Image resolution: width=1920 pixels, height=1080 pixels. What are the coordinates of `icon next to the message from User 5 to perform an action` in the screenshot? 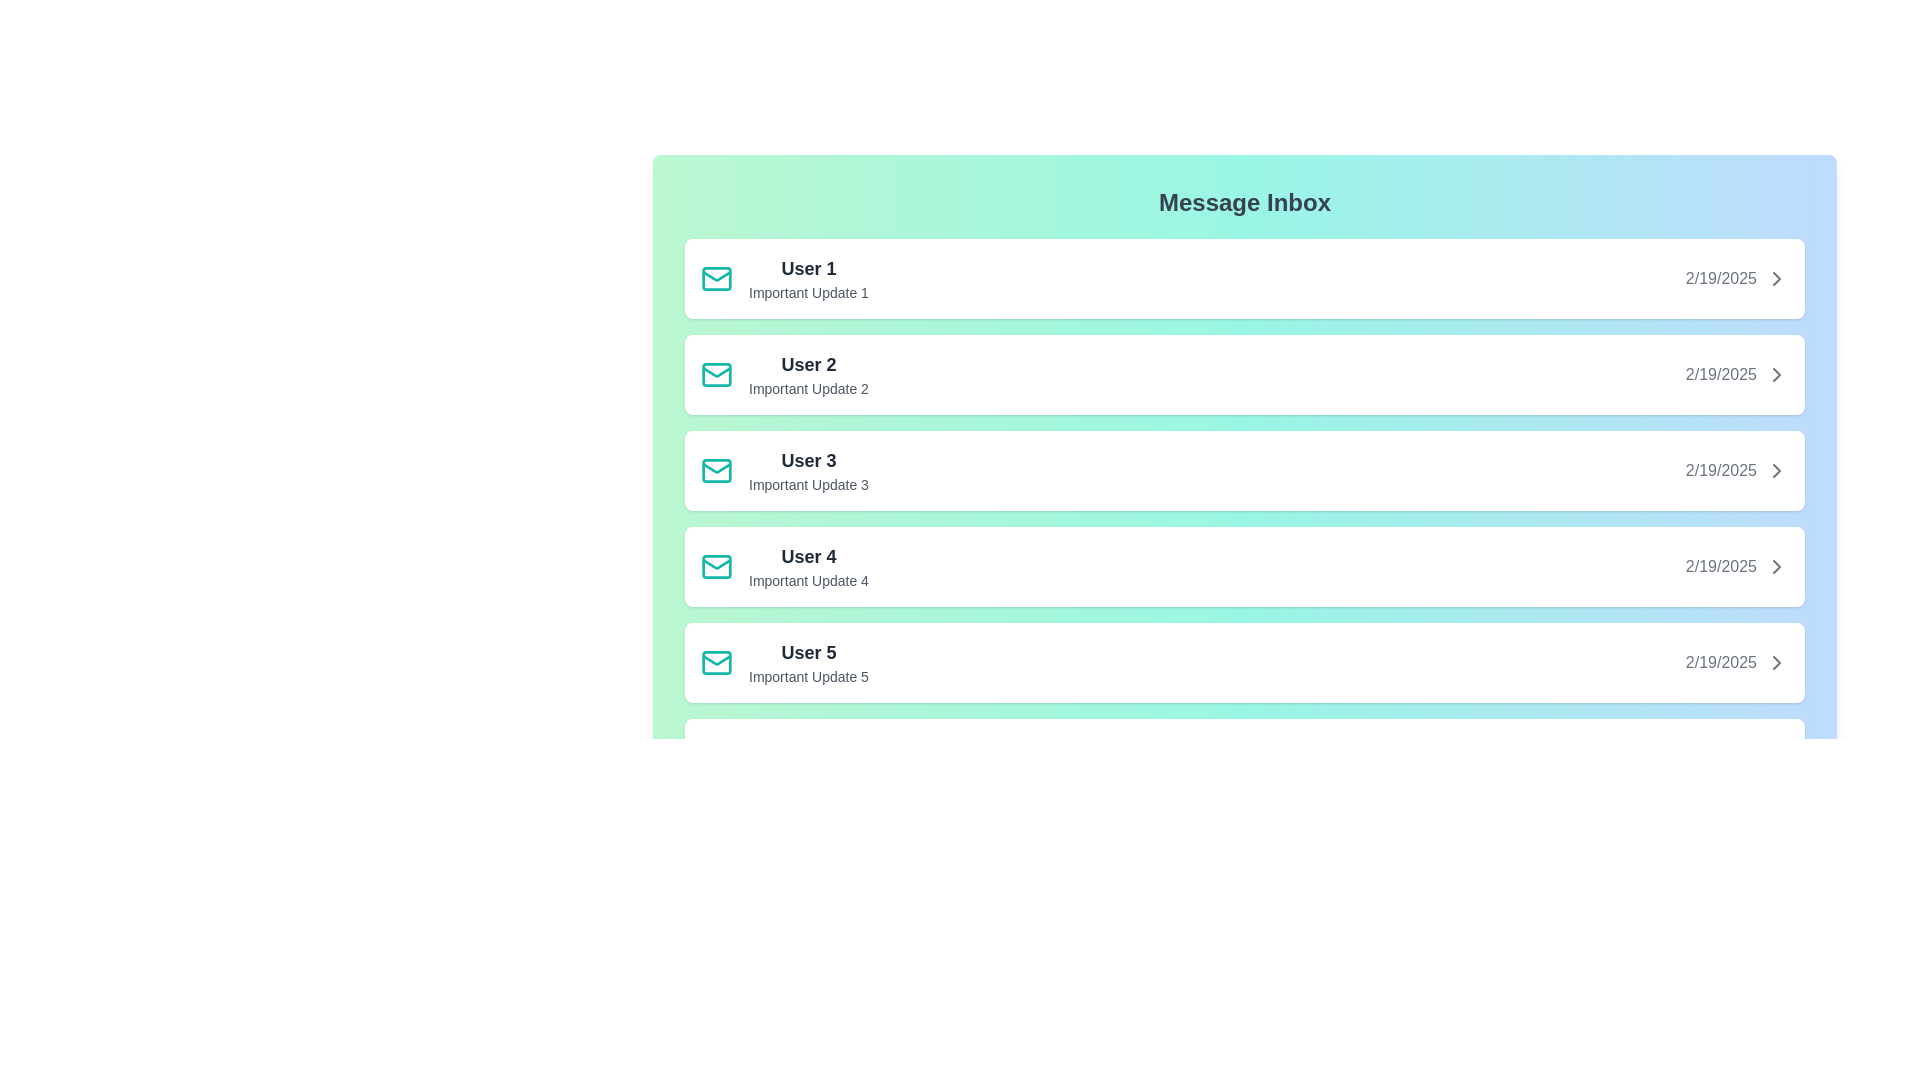 It's located at (716, 663).